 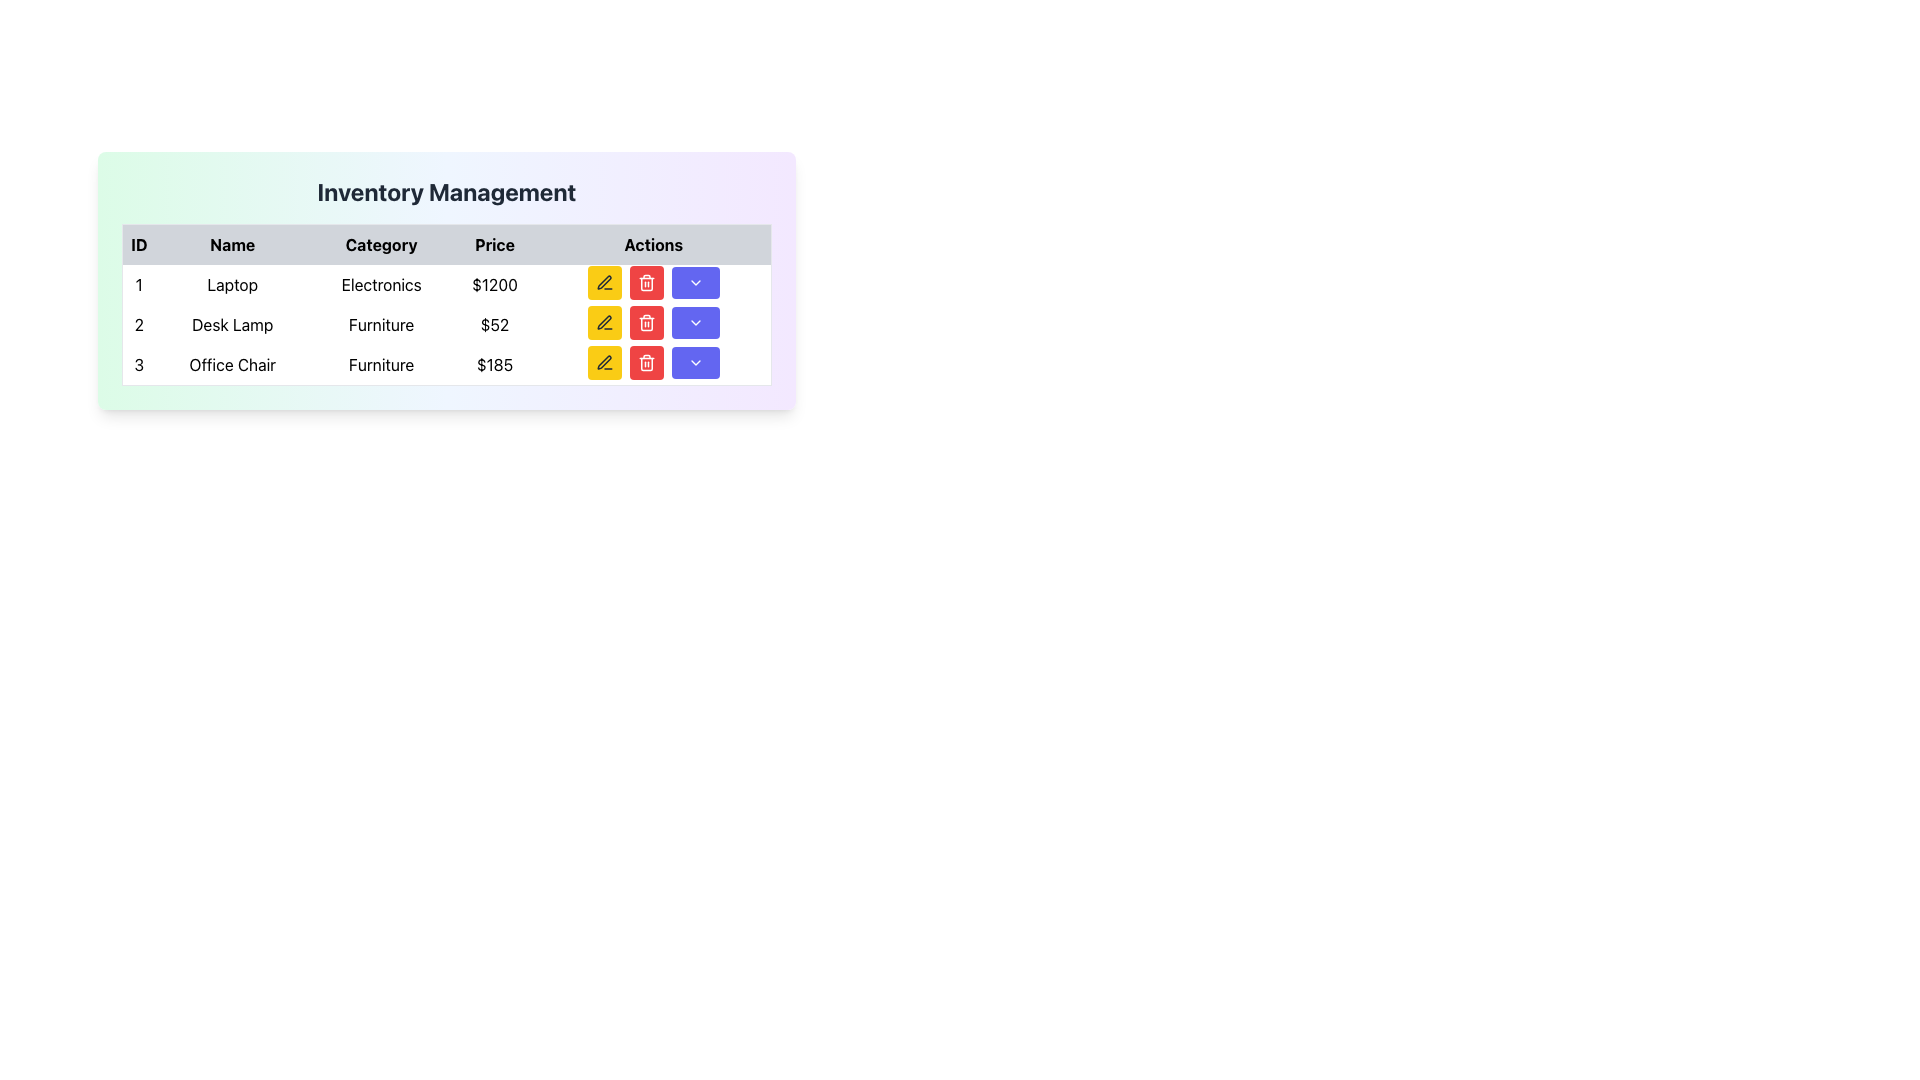 What do you see at coordinates (232, 323) in the screenshot?
I see `the non-interactive text label indicating the product name 'Desk Lamp' located in the second row of the table under the 'Name' column` at bounding box center [232, 323].